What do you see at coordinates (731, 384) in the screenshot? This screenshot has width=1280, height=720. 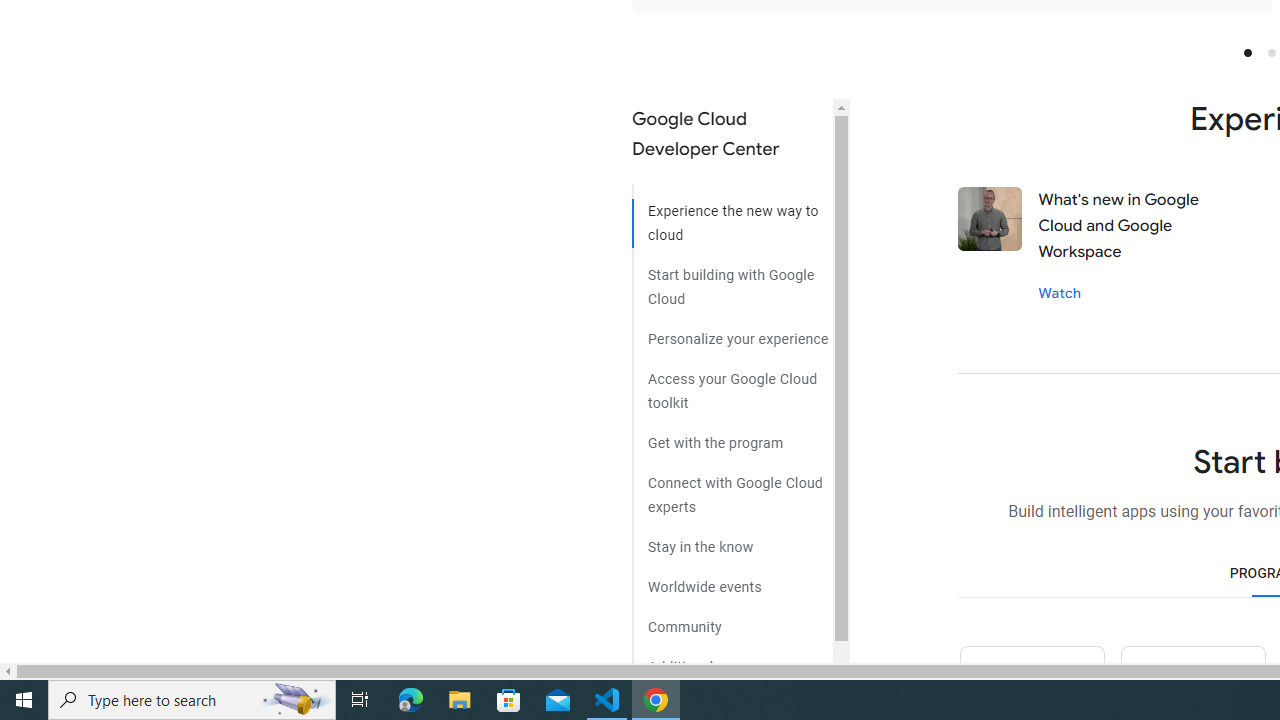 I see `'Access your Google Cloud toolkit'` at bounding box center [731, 384].